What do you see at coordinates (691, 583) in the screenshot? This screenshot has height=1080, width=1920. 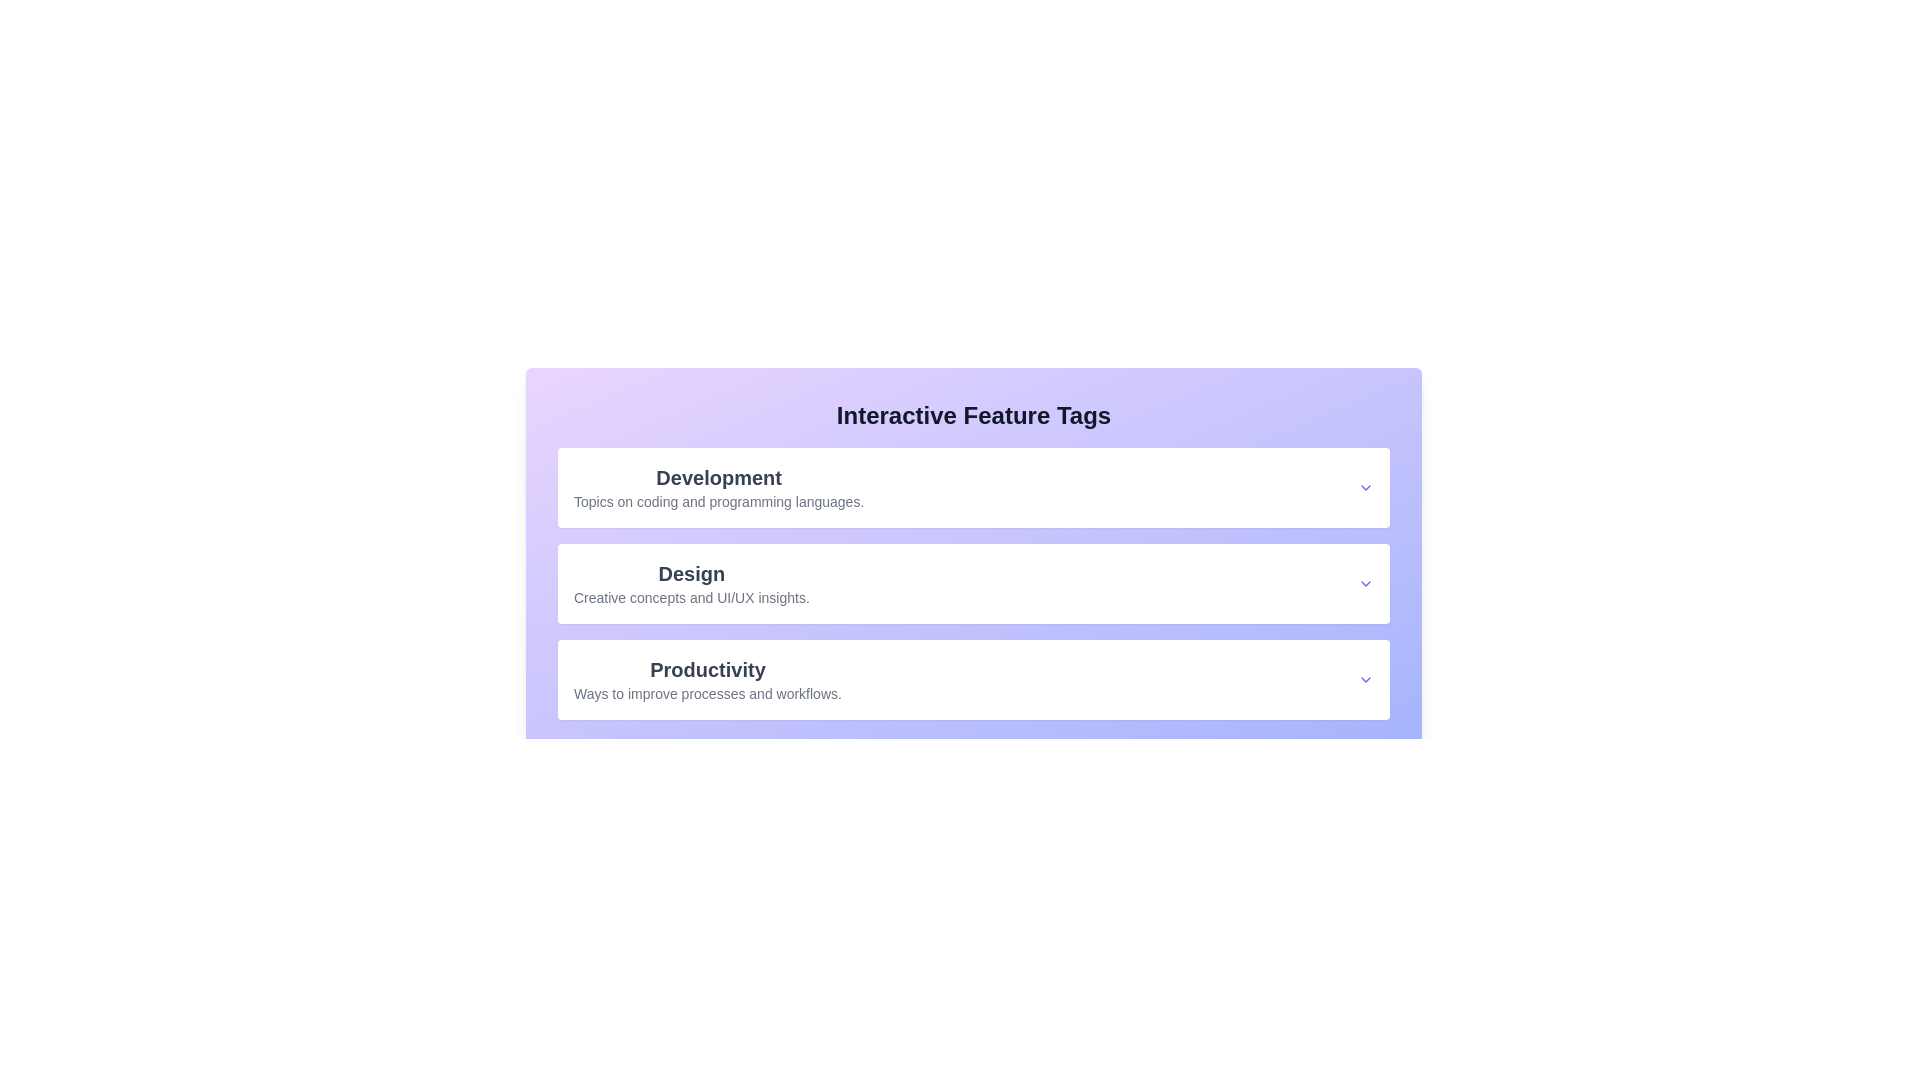 I see `the Section Header with the title 'Design' and the description 'Creative concepts and UI/UX insights.' located in the middle section of the 'Interactive Feature Tags' panel` at bounding box center [691, 583].